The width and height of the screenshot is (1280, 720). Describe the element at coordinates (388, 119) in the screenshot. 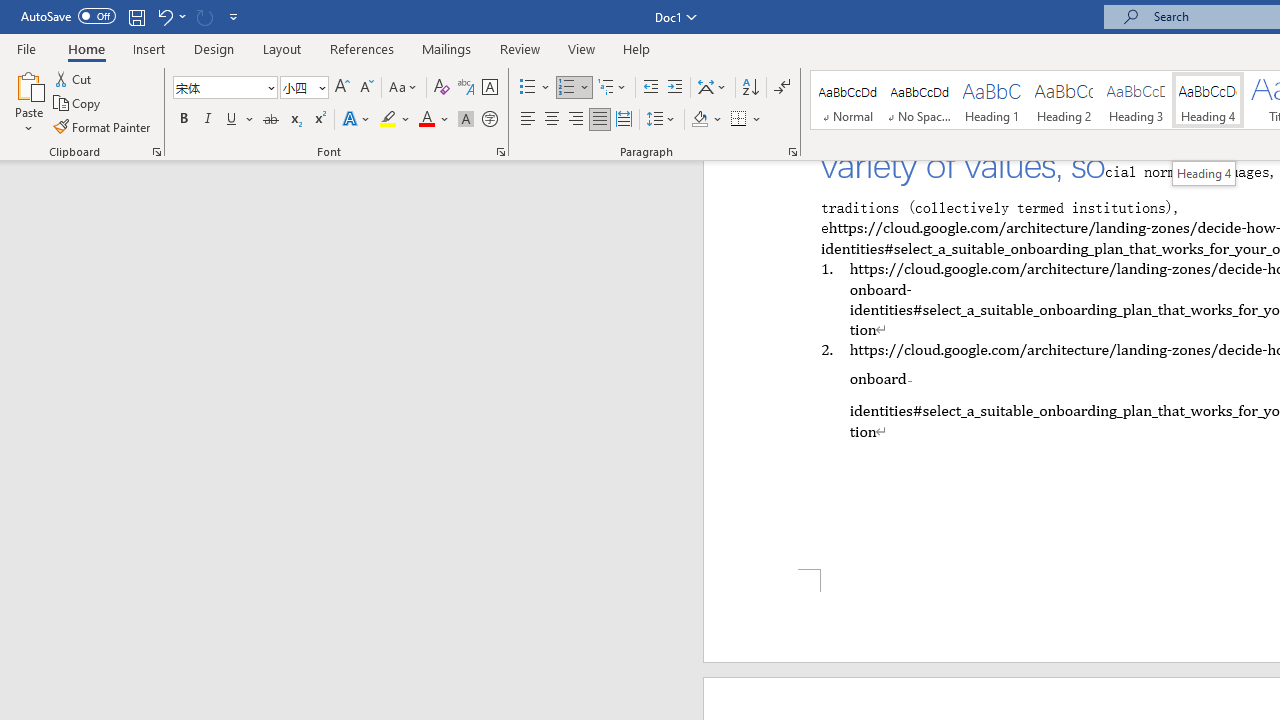

I see `'Text Highlight Color Yellow'` at that location.